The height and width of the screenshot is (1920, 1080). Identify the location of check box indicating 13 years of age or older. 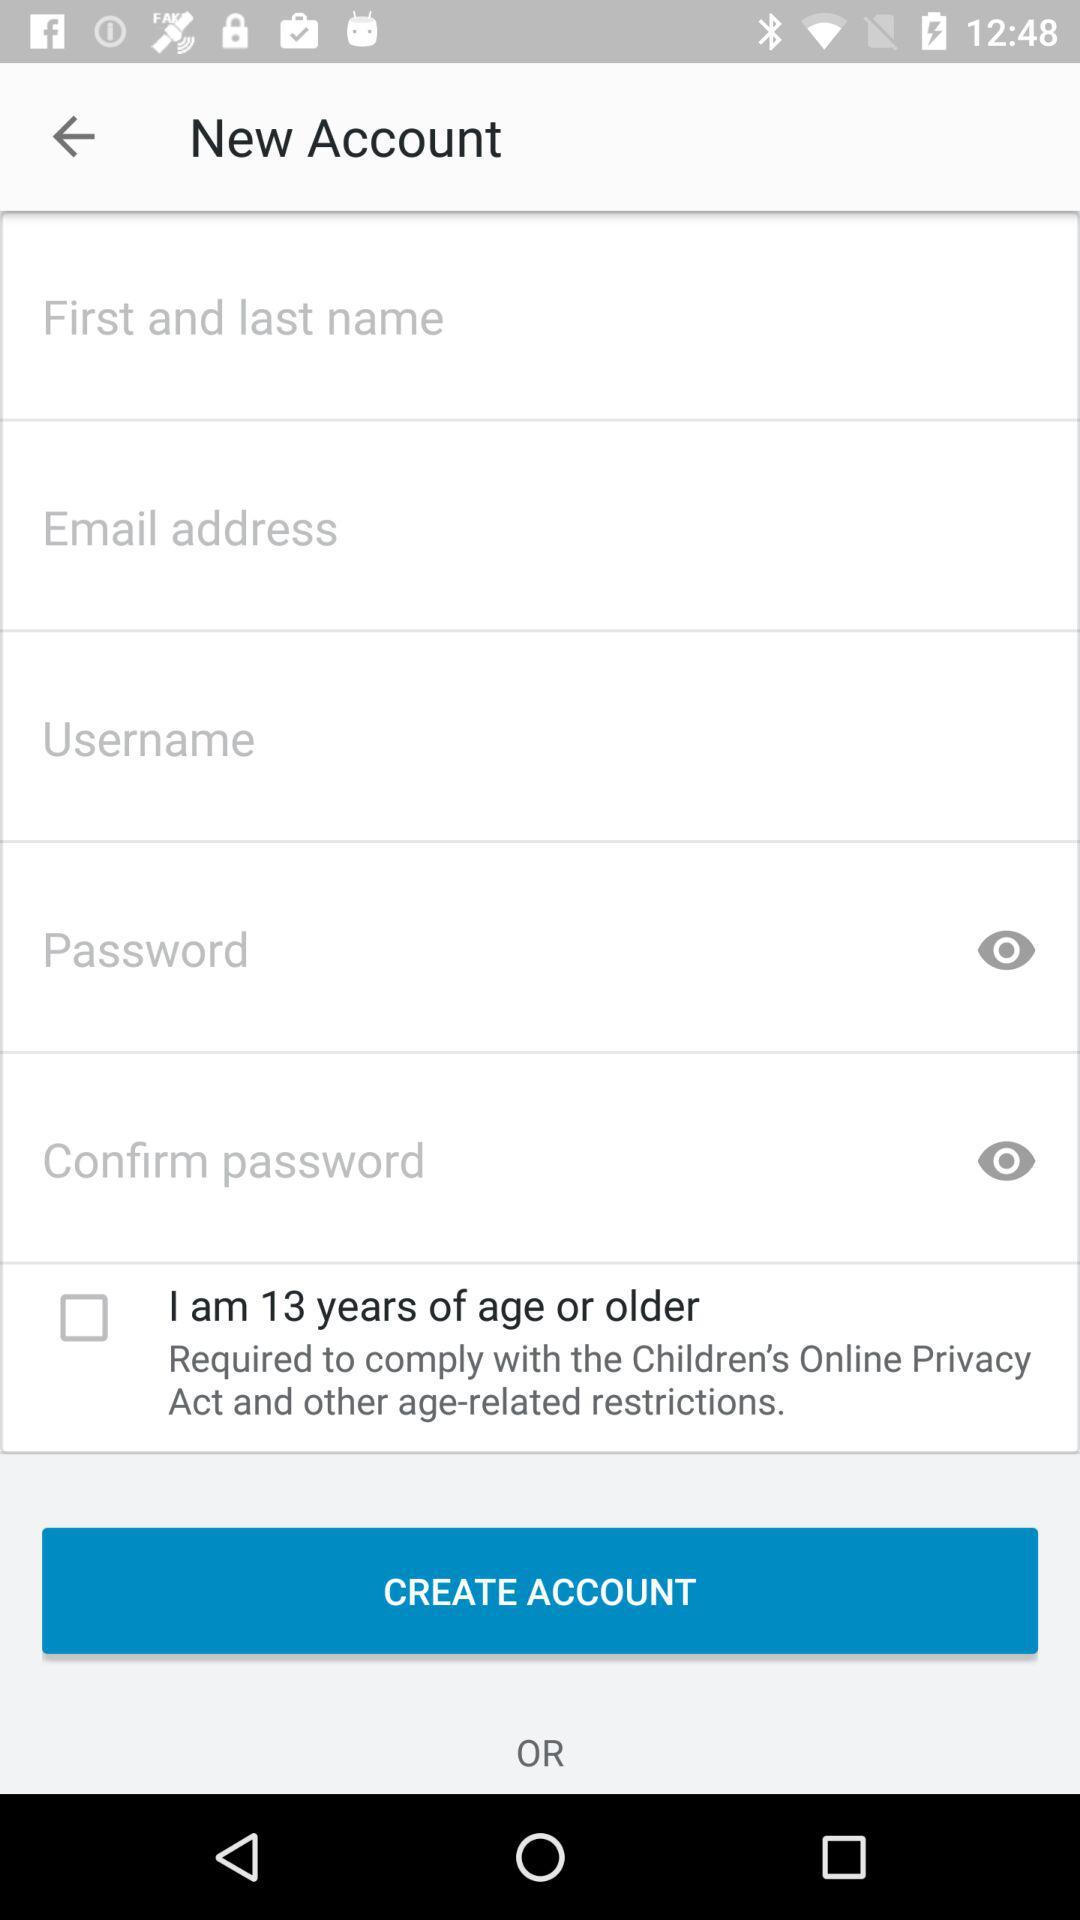
(83, 1317).